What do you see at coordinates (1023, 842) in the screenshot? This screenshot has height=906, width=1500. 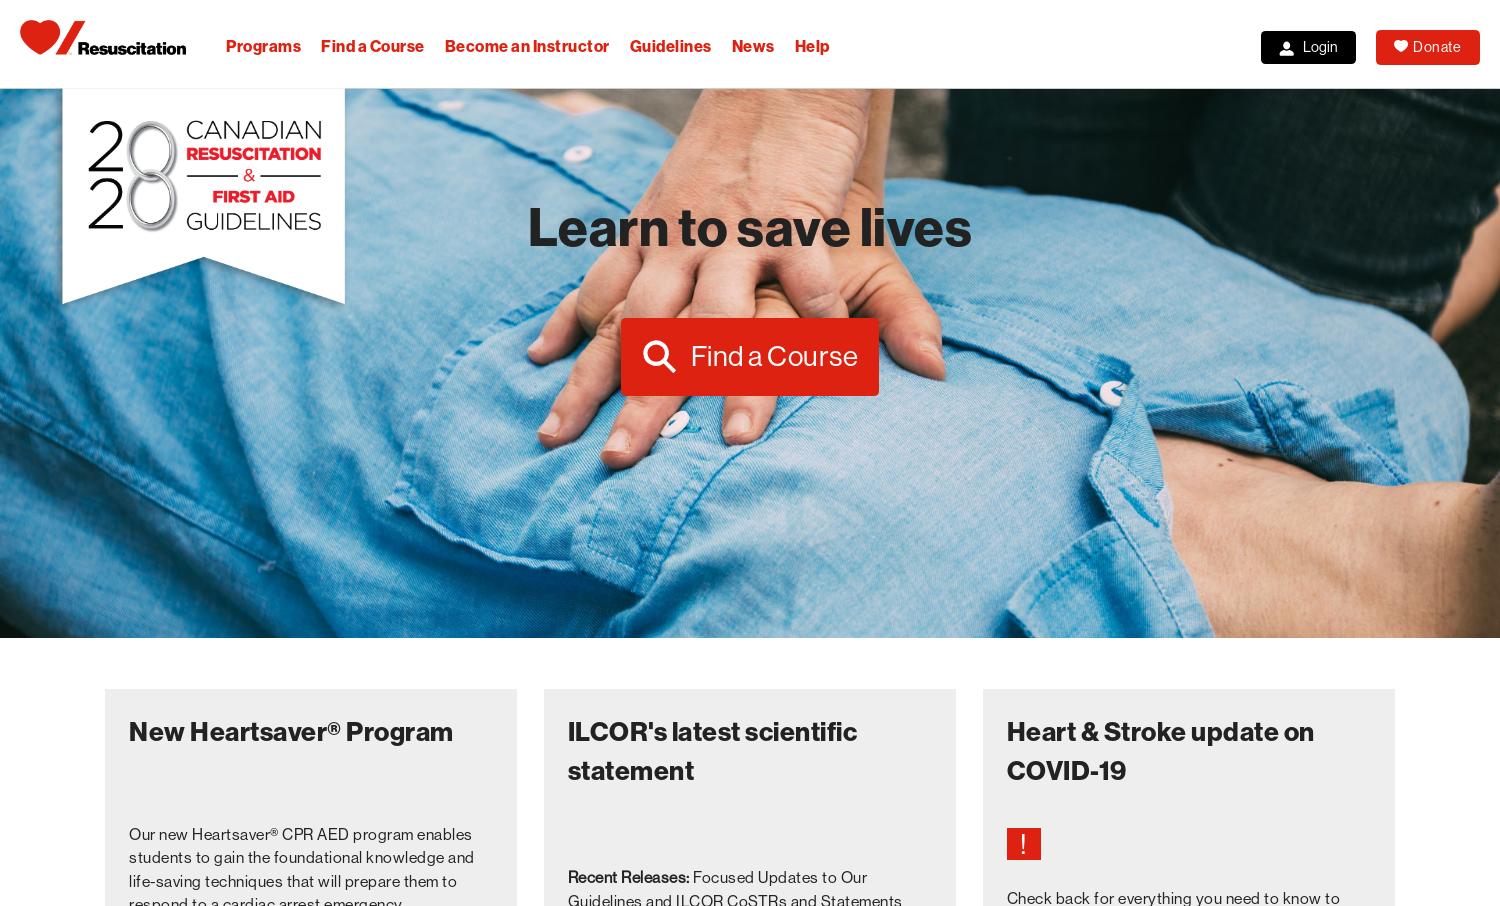 I see `'!'` at bounding box center [1023, 842].